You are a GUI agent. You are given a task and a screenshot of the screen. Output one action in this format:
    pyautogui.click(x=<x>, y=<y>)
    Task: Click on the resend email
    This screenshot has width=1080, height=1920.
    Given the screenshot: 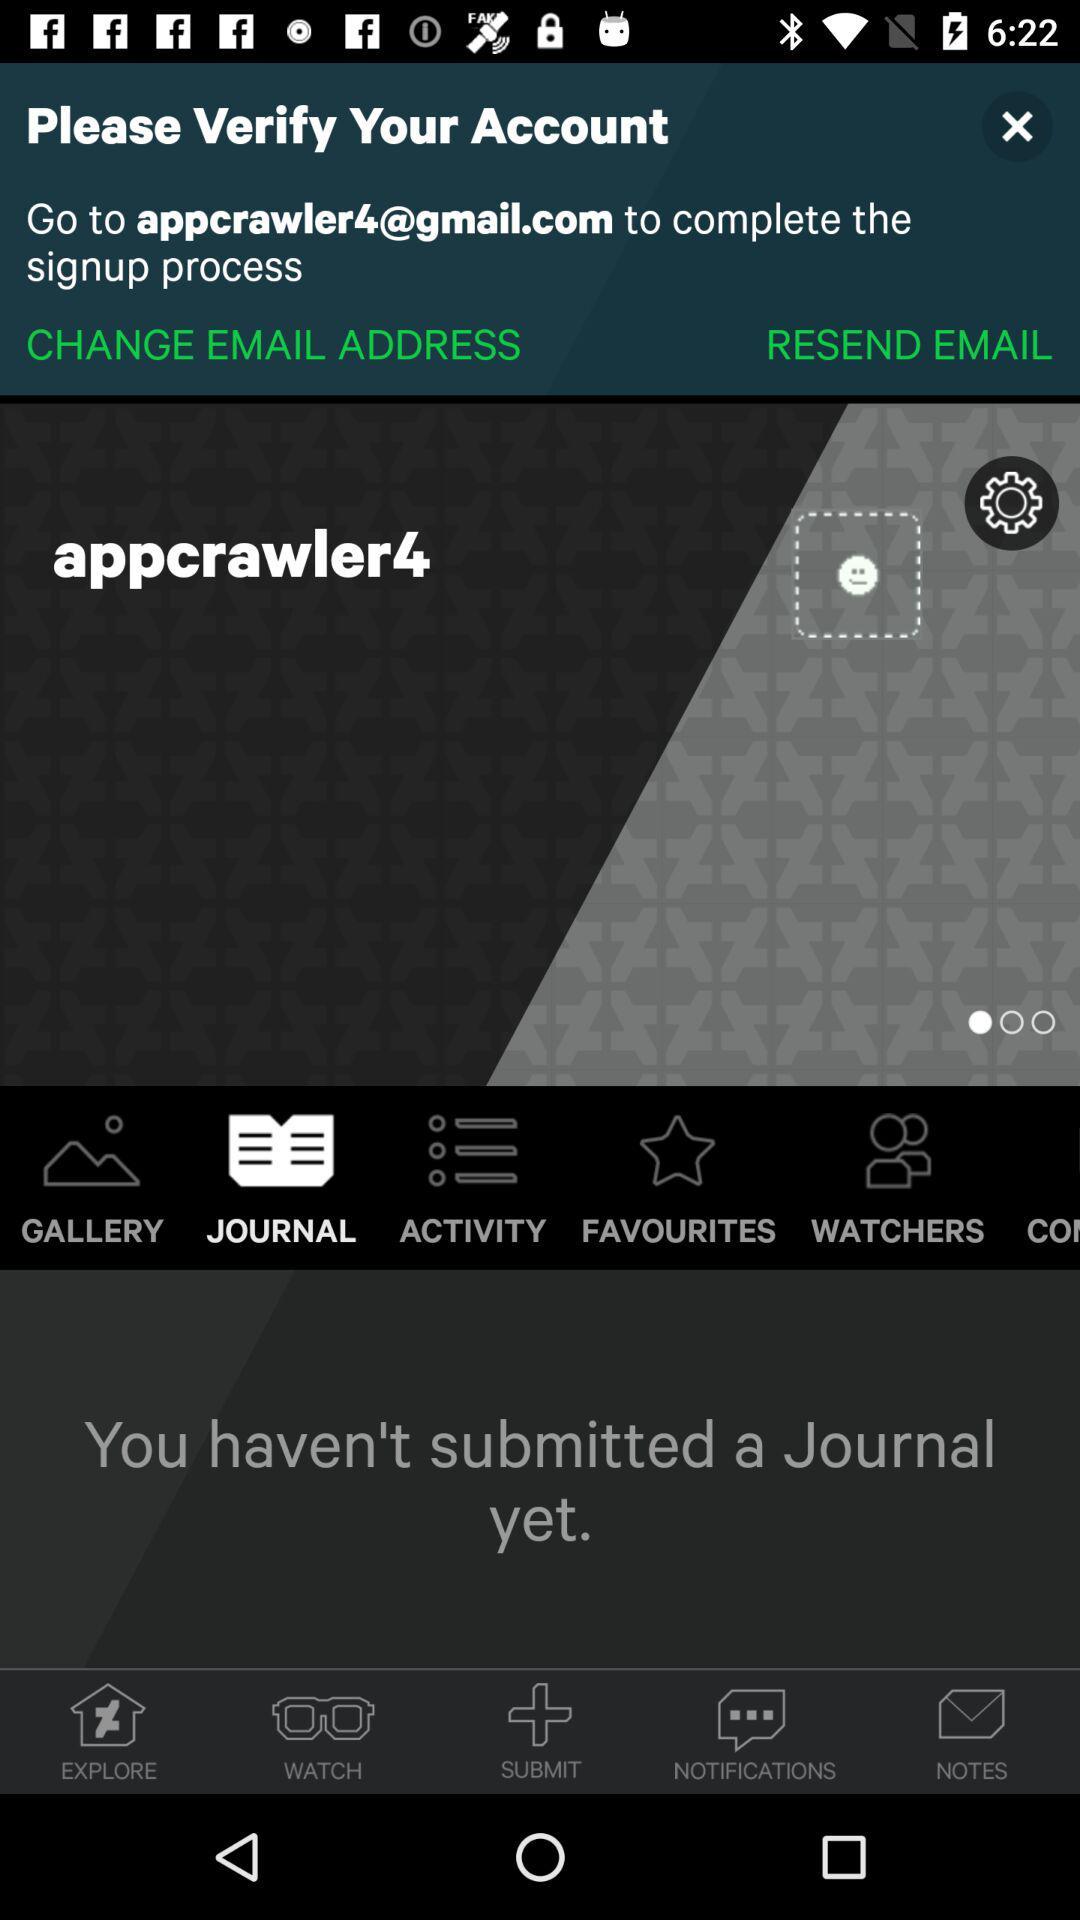 What is the action you would take?
    pyautogui.click(x=909, y=342)
    